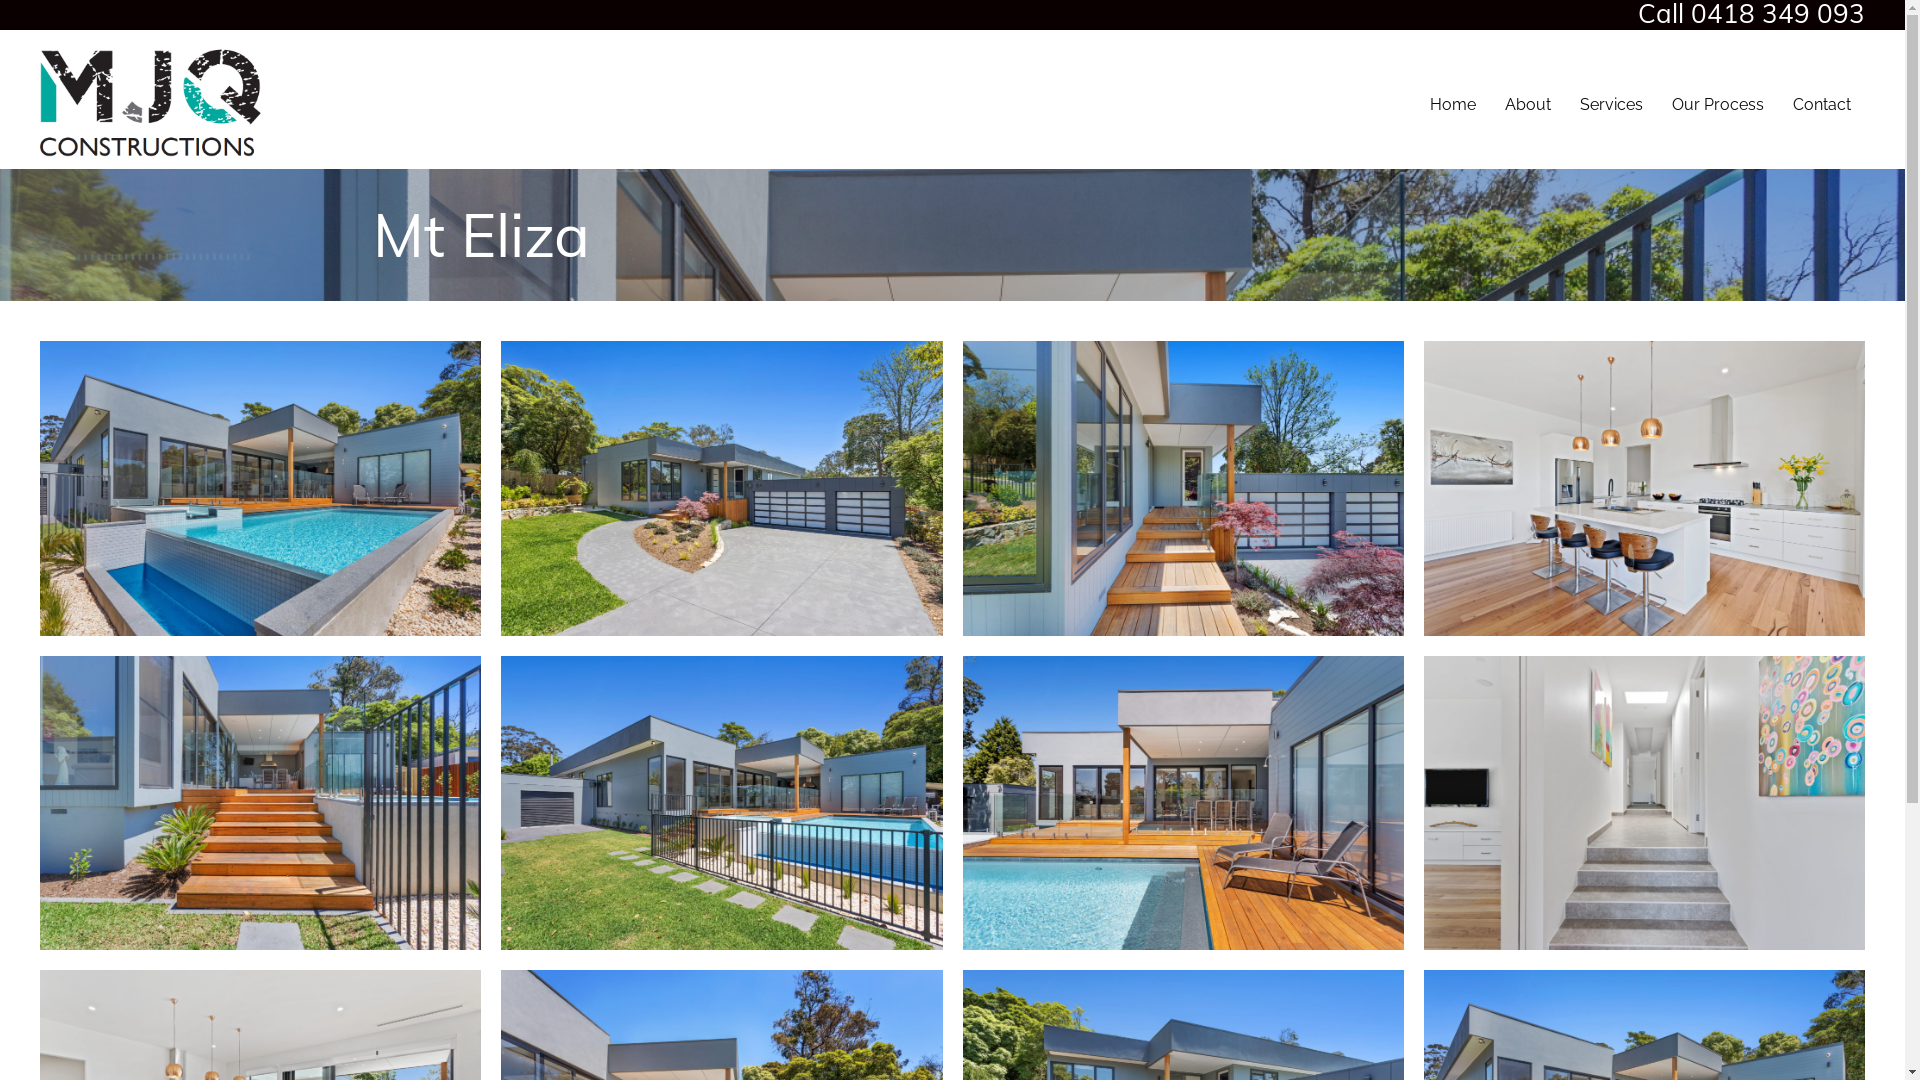 The width and height of the screenshot is (1920, 1080). Describe the element at coordinates (1611, 104) in the screenshot. I see `'Services'` at that location.